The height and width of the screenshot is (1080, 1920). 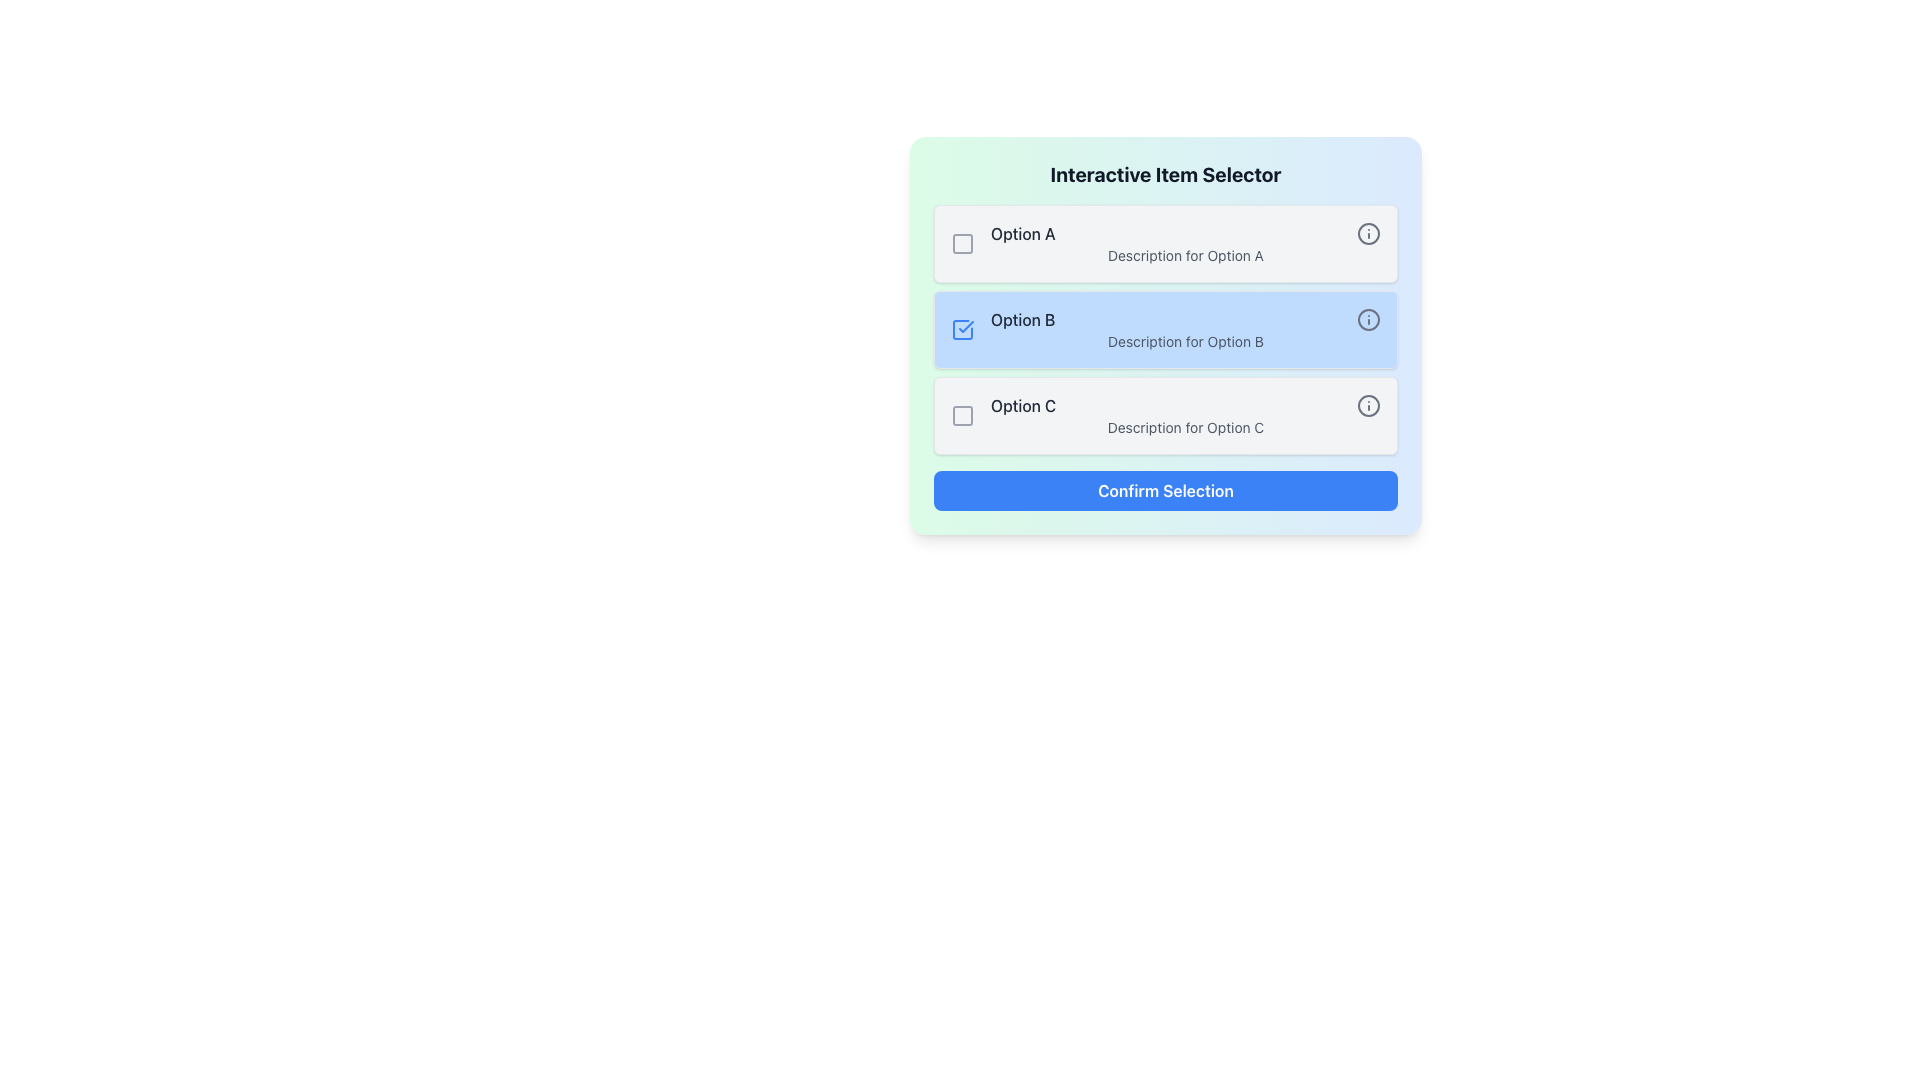 What do you see at coordinates (1367, 233) in the screenshot?
I see `the gray circular outline within the SVG icon located in the far-right section of the 'Option A' row in the 'Interactive Item Selector'` at bounding box center [1367, 233].